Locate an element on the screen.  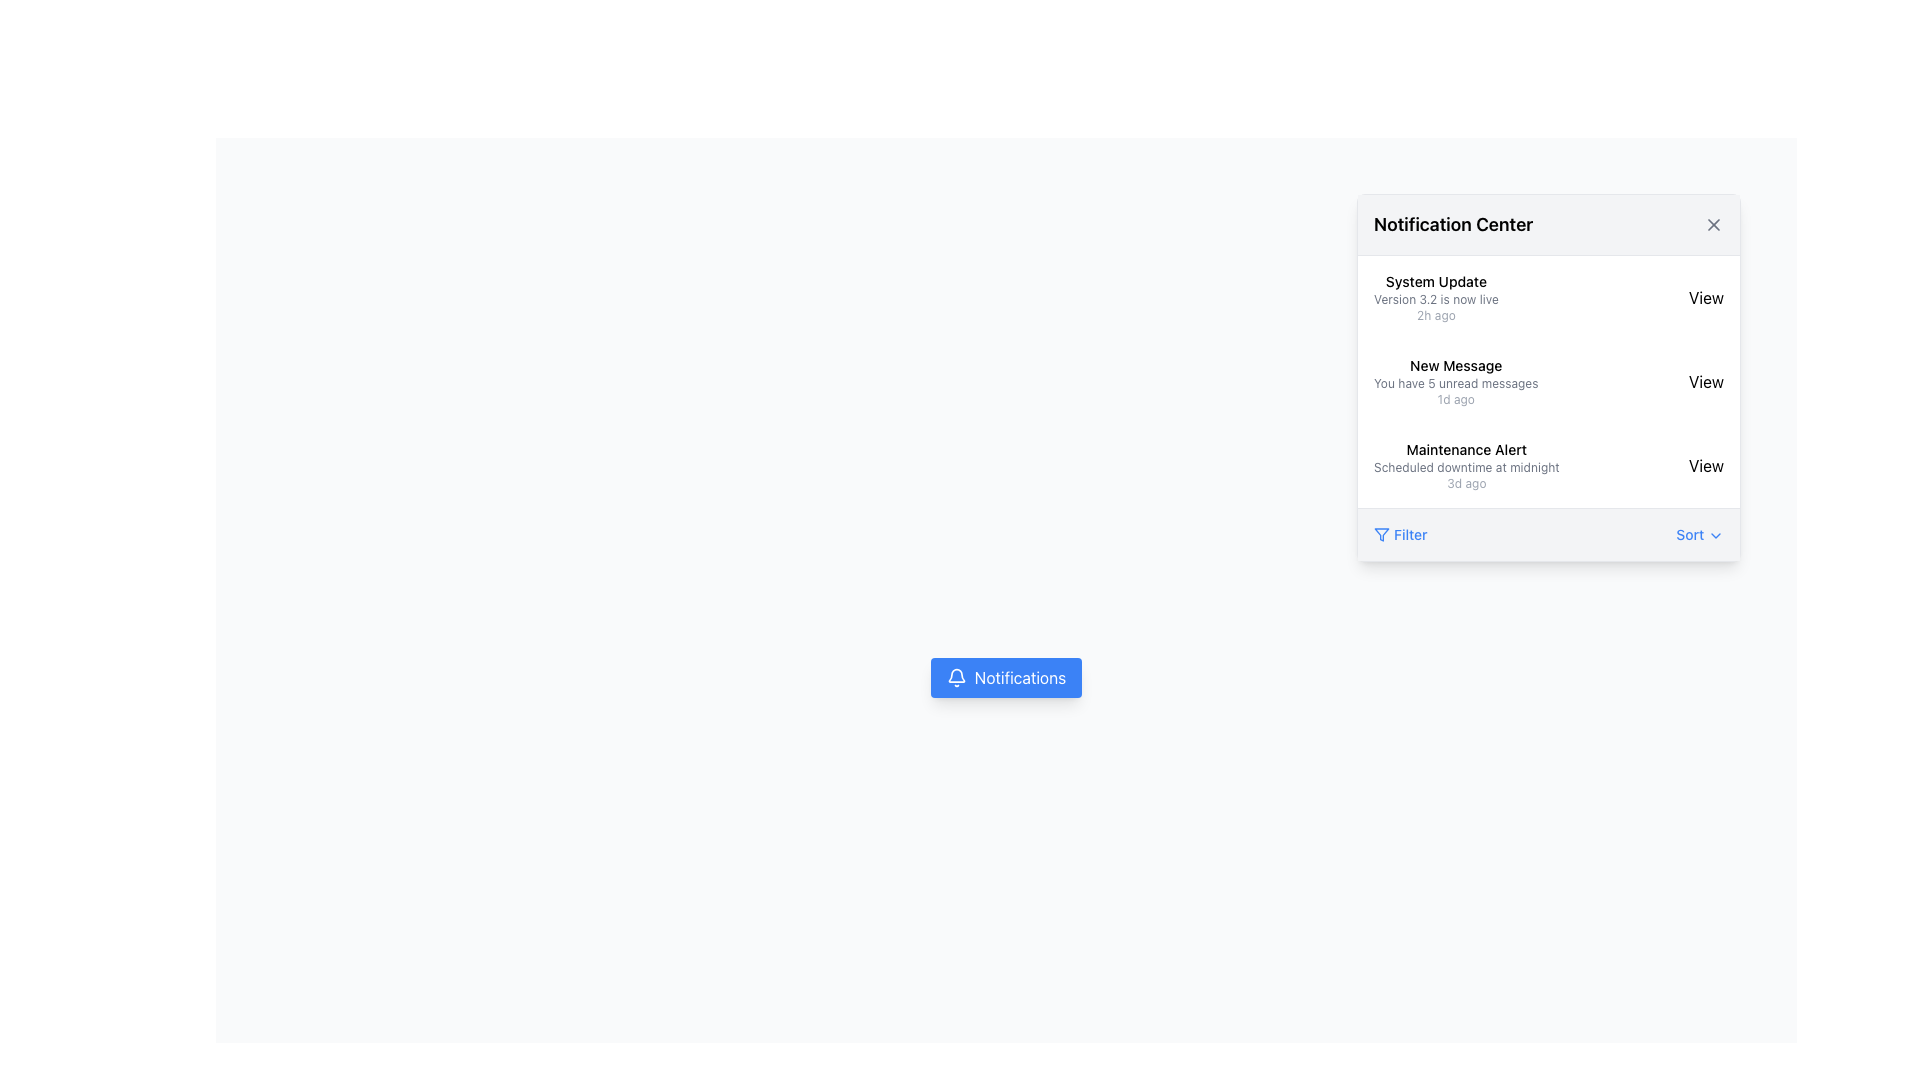
the '2h ago' text label displayed in small, light gray font located below the 'System Update' headline in the notification center is located at coordinates (1434, 315).